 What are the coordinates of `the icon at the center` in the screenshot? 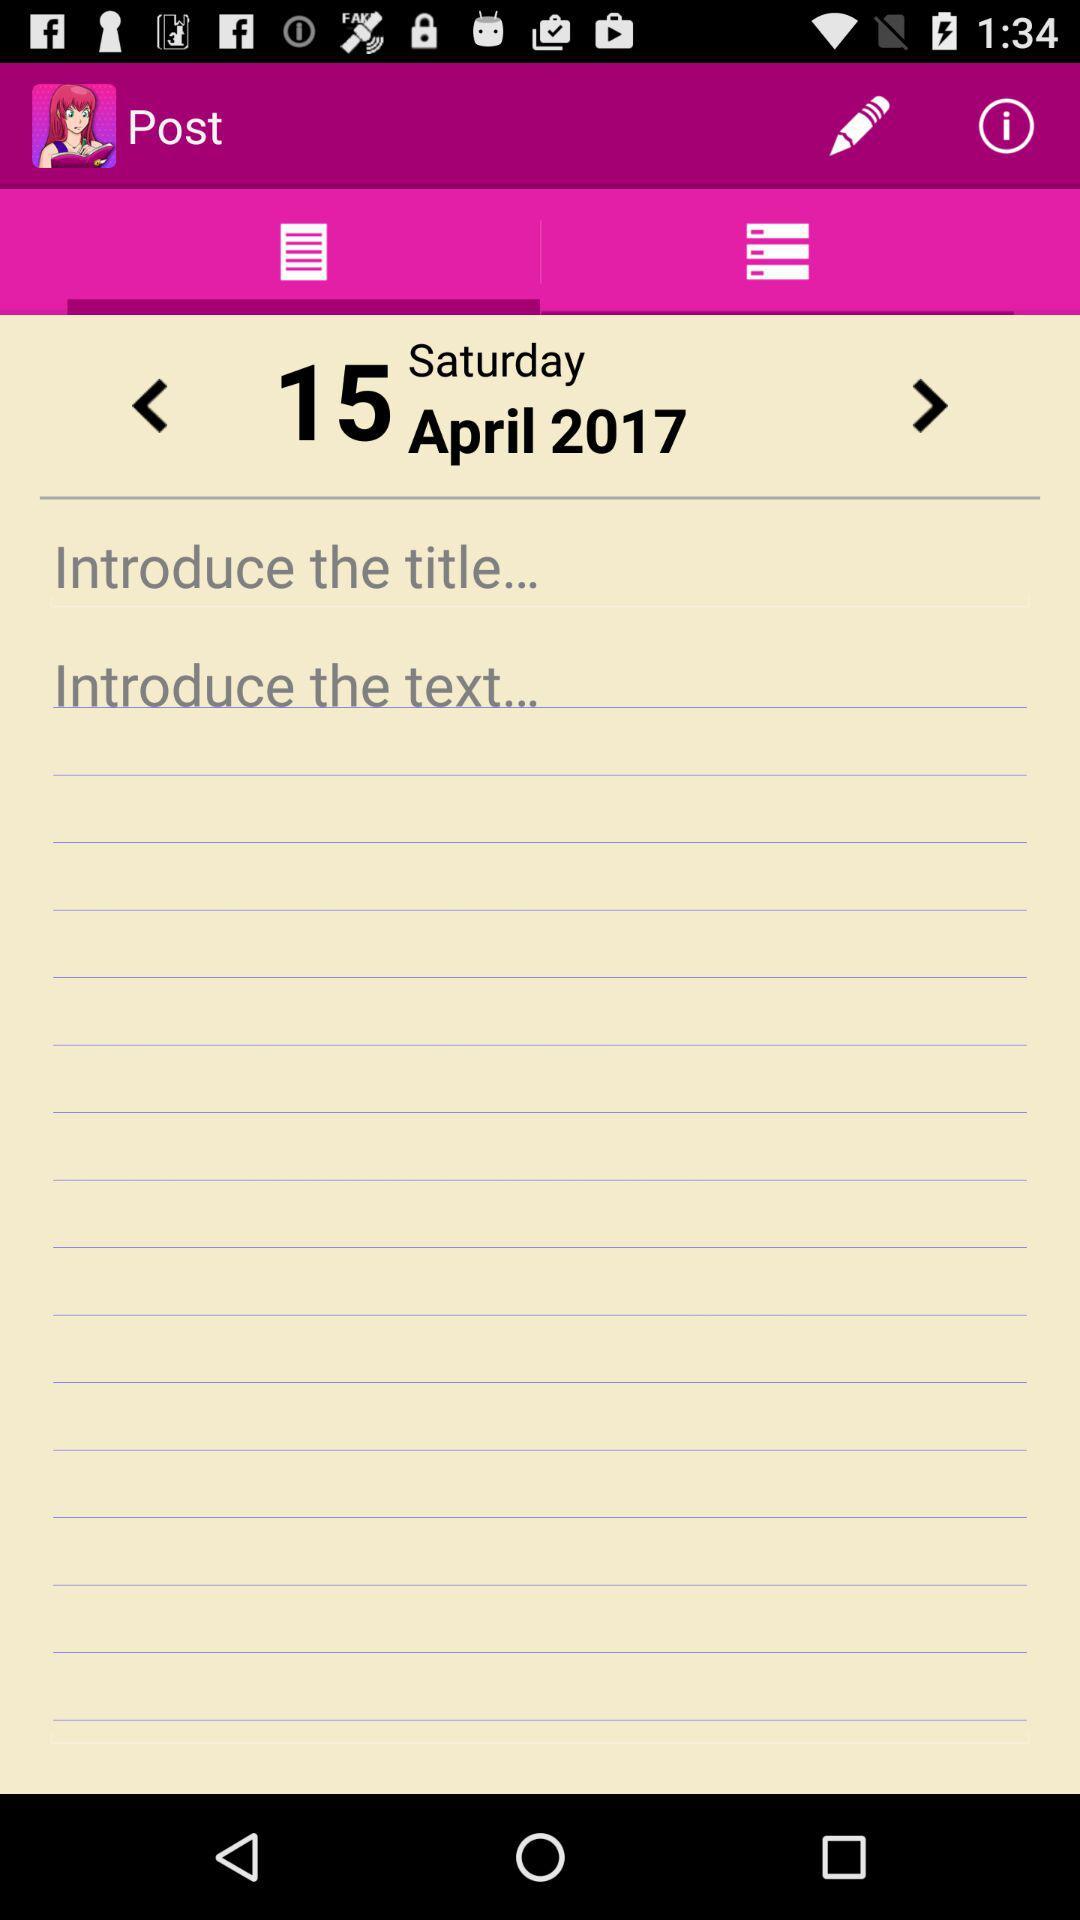 It's located at (540, 1192).